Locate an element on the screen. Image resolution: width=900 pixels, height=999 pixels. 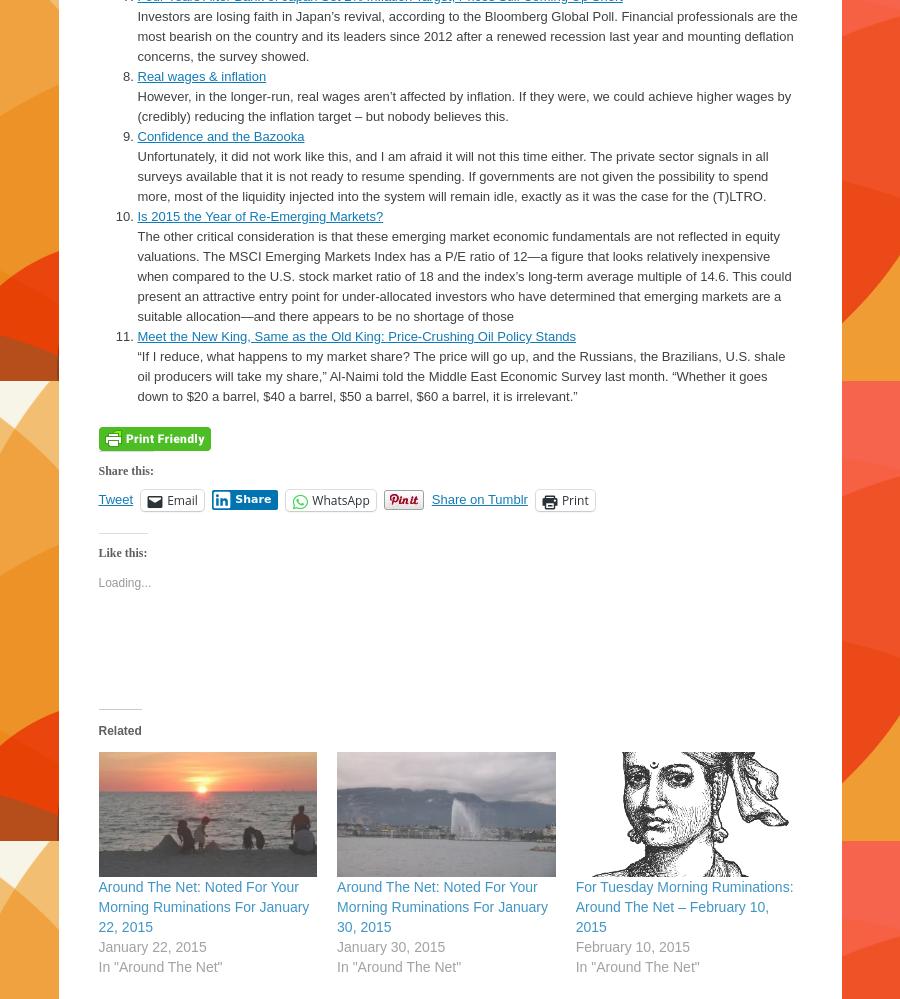
'Share' is located at coordinates (233, 499).